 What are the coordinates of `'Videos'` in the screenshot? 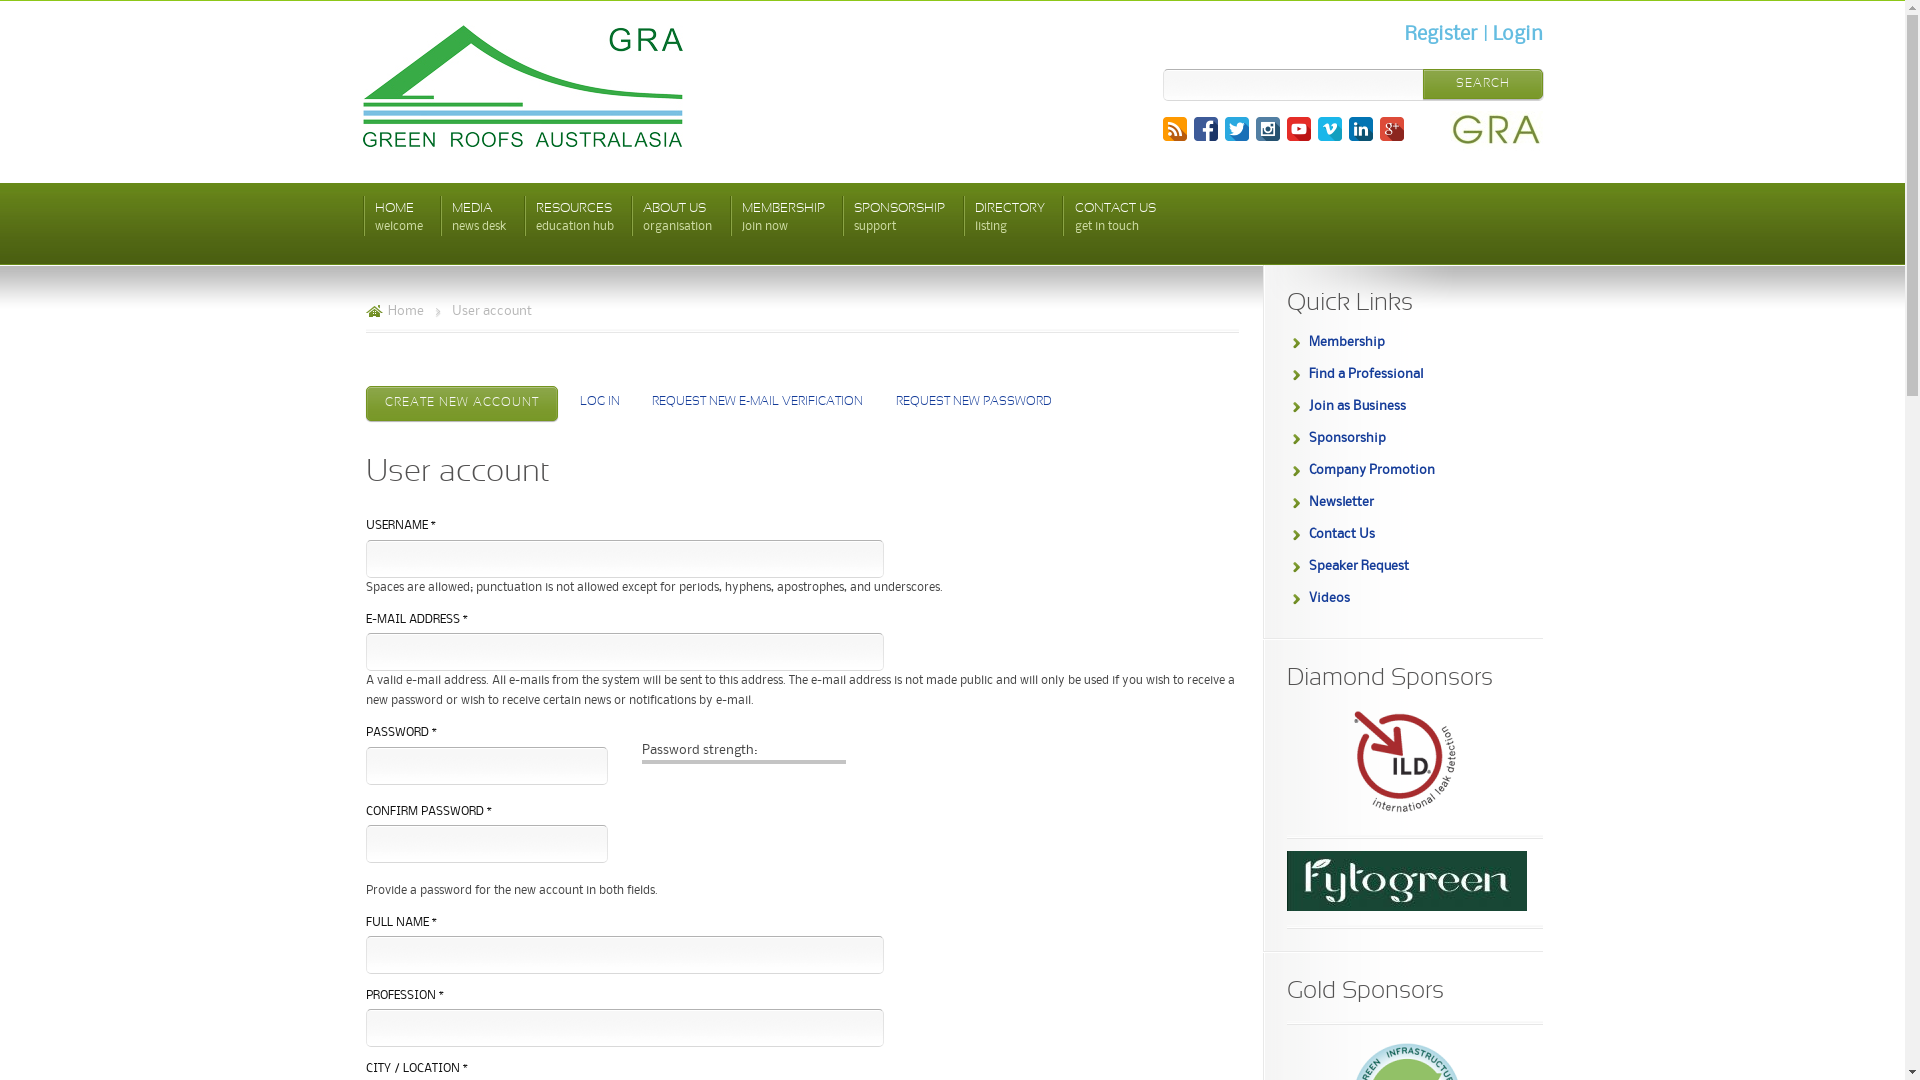 It's located at (1328, 596).